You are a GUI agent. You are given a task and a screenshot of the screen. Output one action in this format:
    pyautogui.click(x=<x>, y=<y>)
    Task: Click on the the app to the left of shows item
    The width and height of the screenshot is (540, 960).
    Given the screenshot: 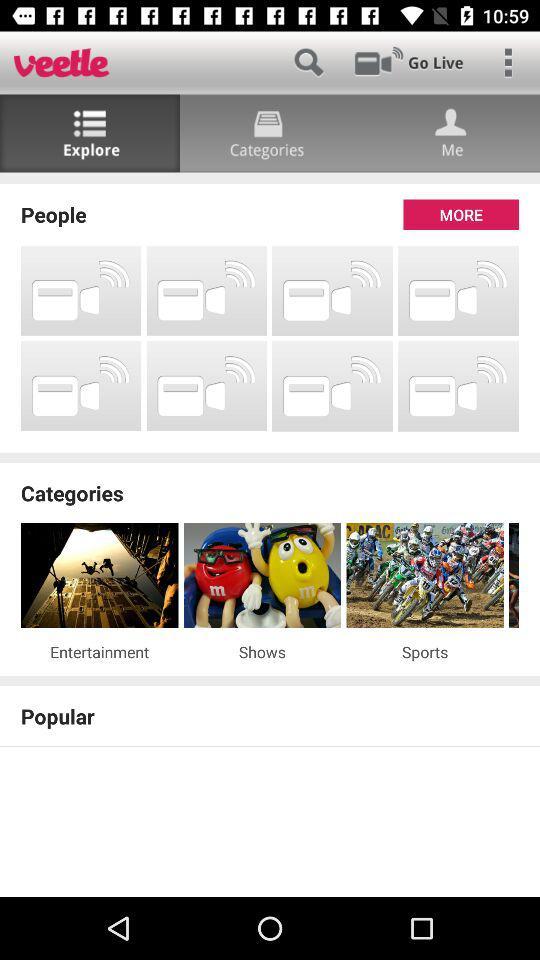 What is the action you would take?
    pyautogui.click(x=98, y=650)
    